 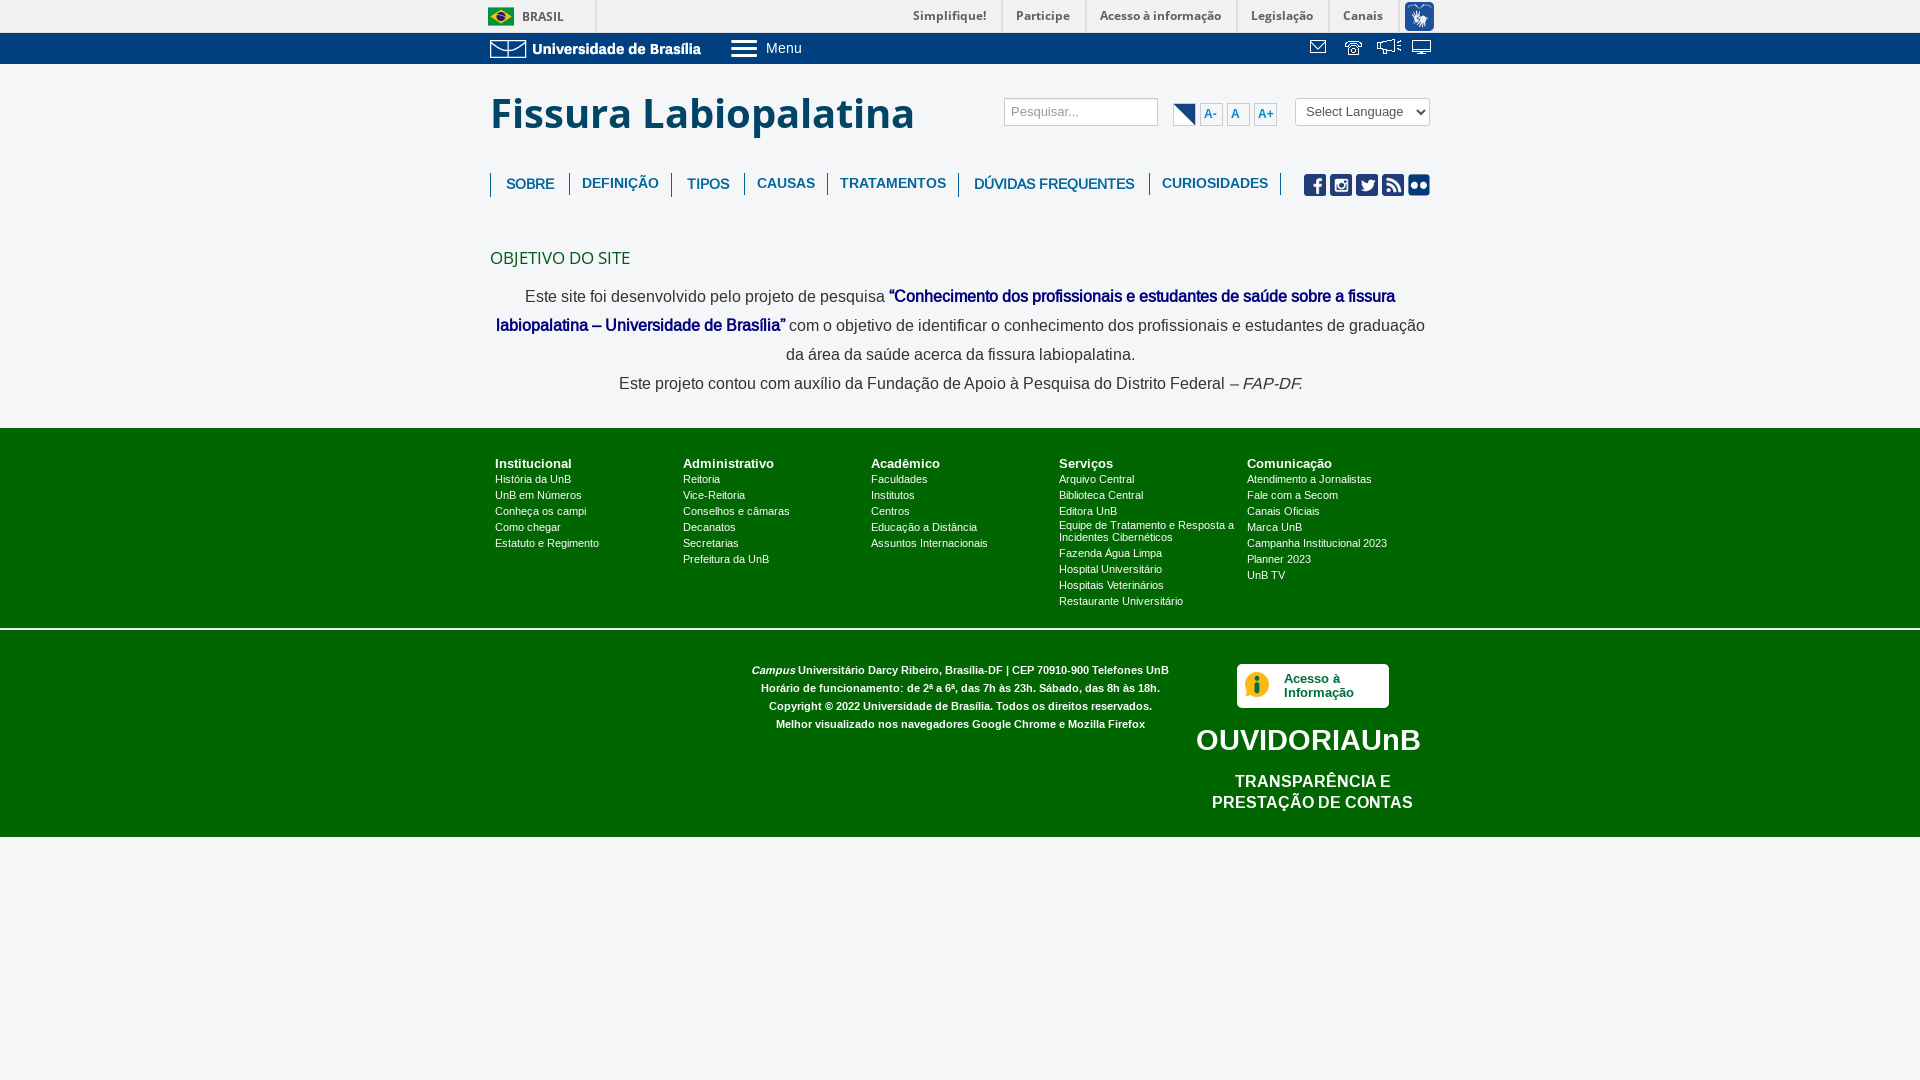 What do you see at coordinates (1130, 670) in the screenshot?
I see `'Telefones UnB'` at bounding box center [1130, 670].